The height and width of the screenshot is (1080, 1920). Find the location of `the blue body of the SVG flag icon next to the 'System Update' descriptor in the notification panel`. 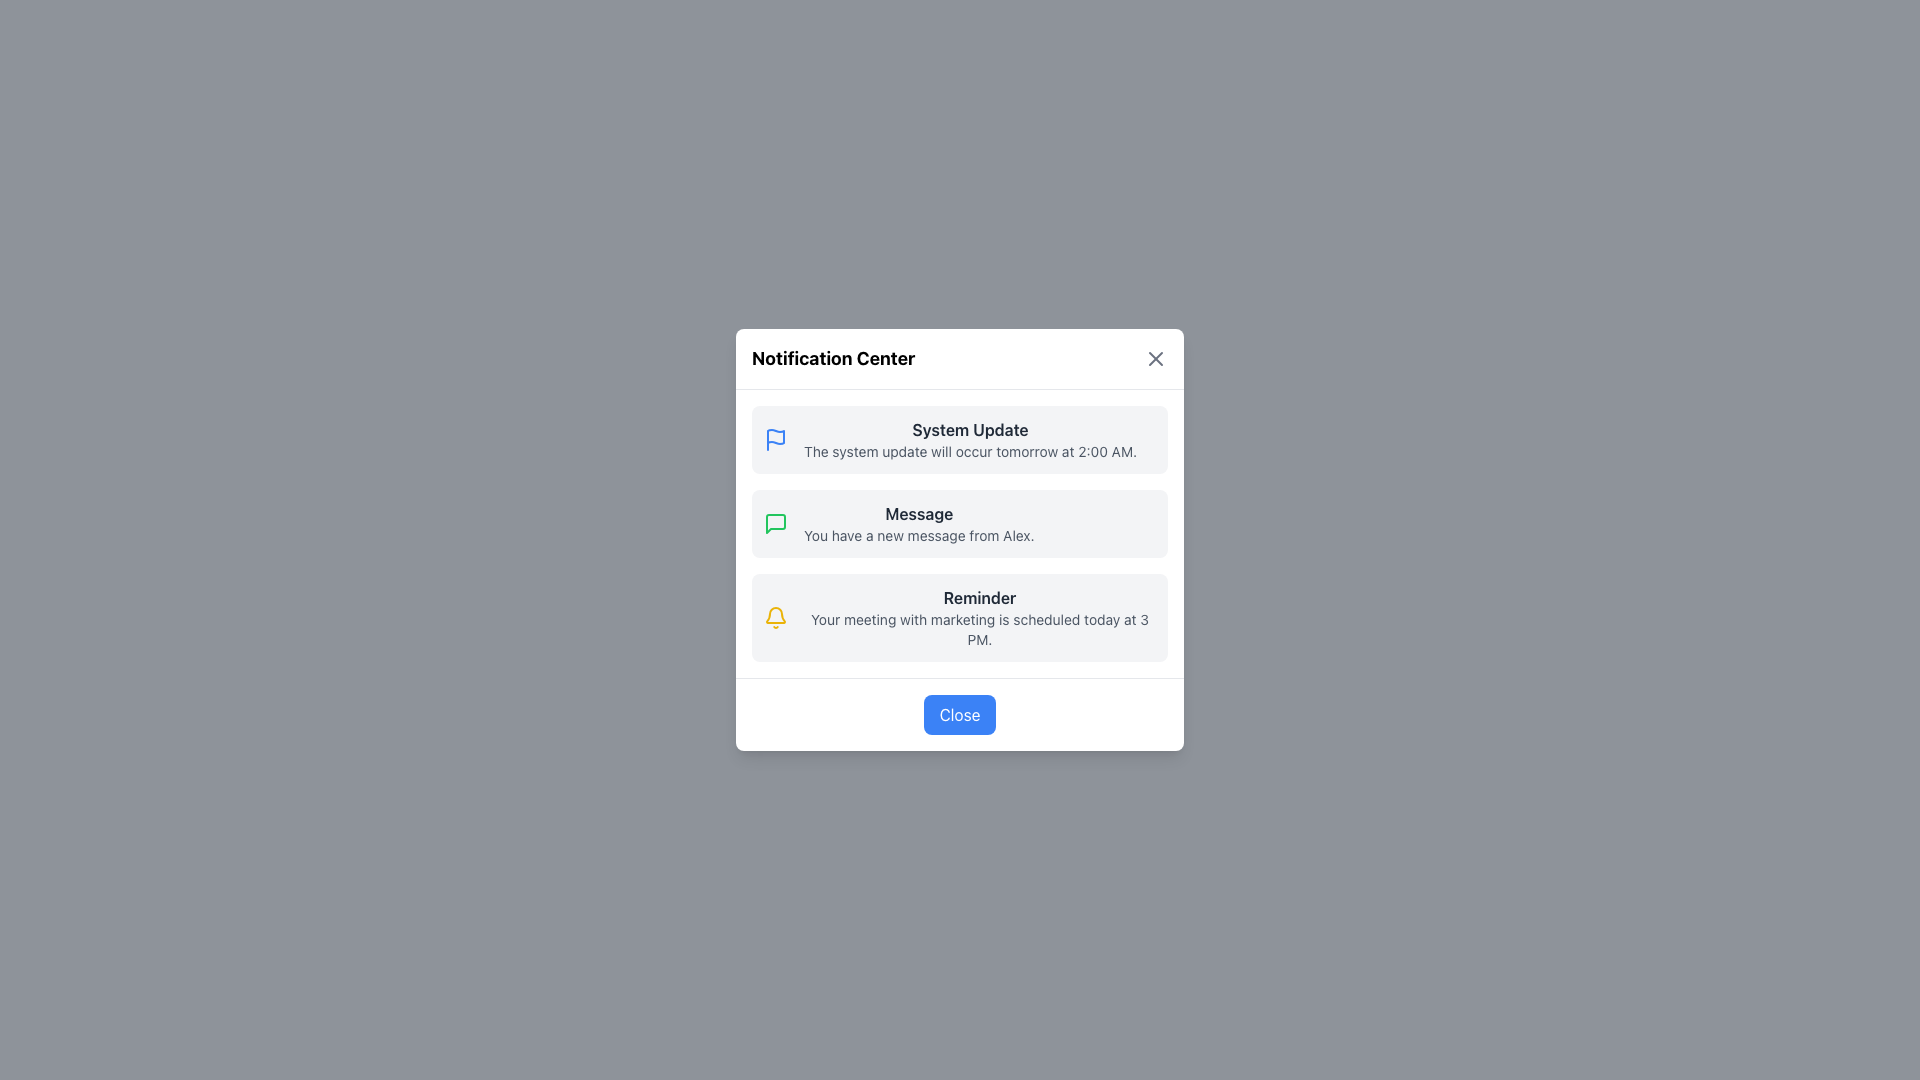

the blue body of the SVG flag icon next to the 'System Update' descriptor in the notification panel is located at coordinates (775, 435).